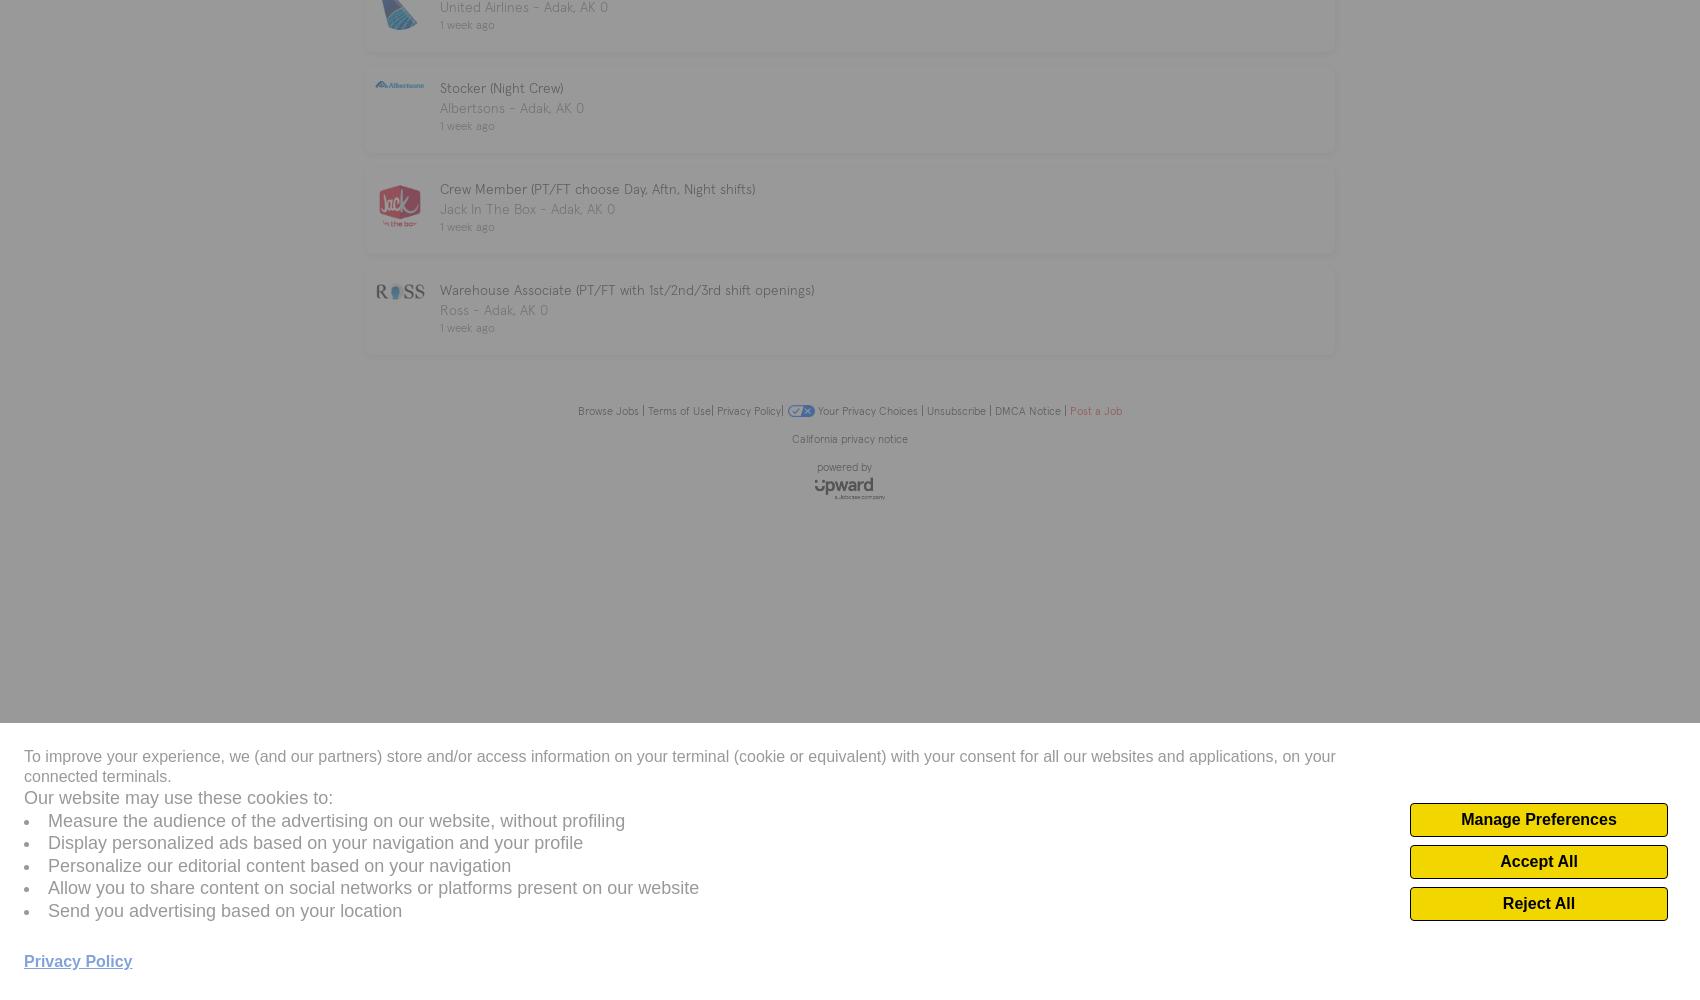  What do you see at coordinates (815, 466) in the screenshot?
I see `'powered by'` at bounding box center [815, 466].